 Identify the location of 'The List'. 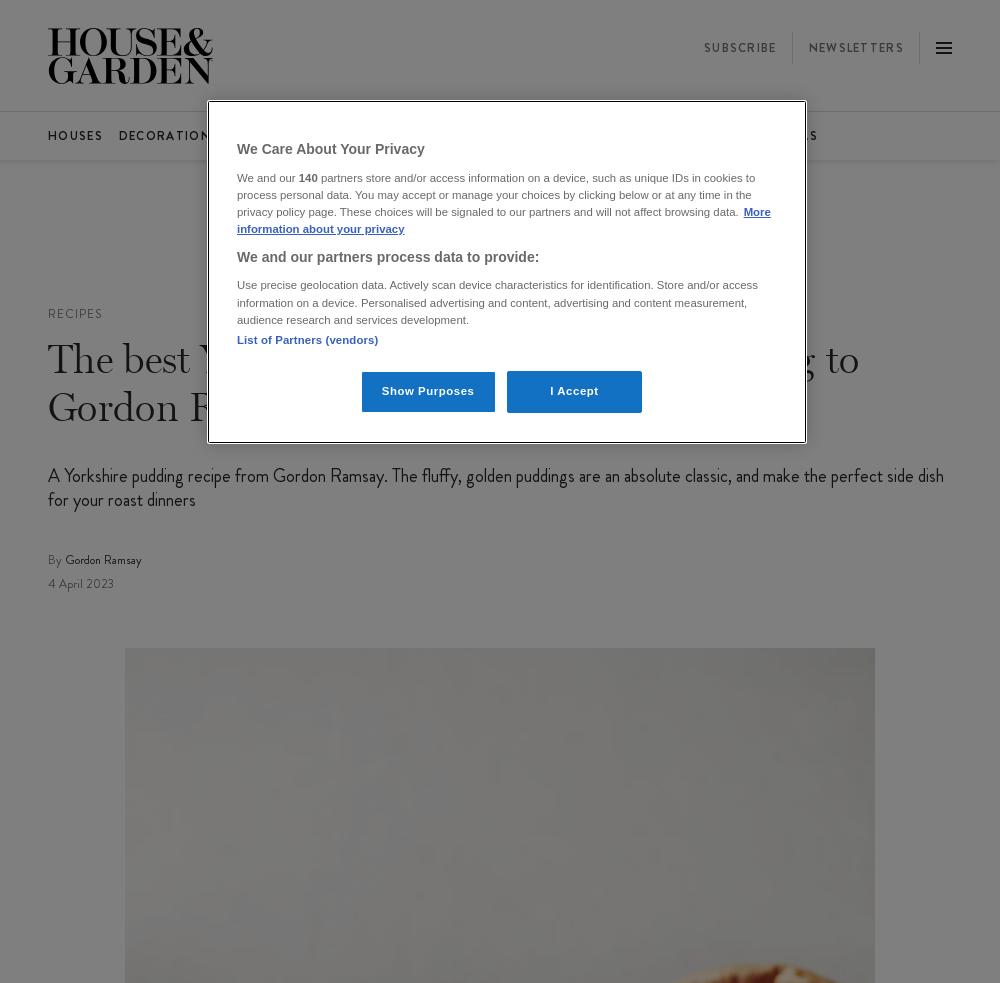
(546, 135).